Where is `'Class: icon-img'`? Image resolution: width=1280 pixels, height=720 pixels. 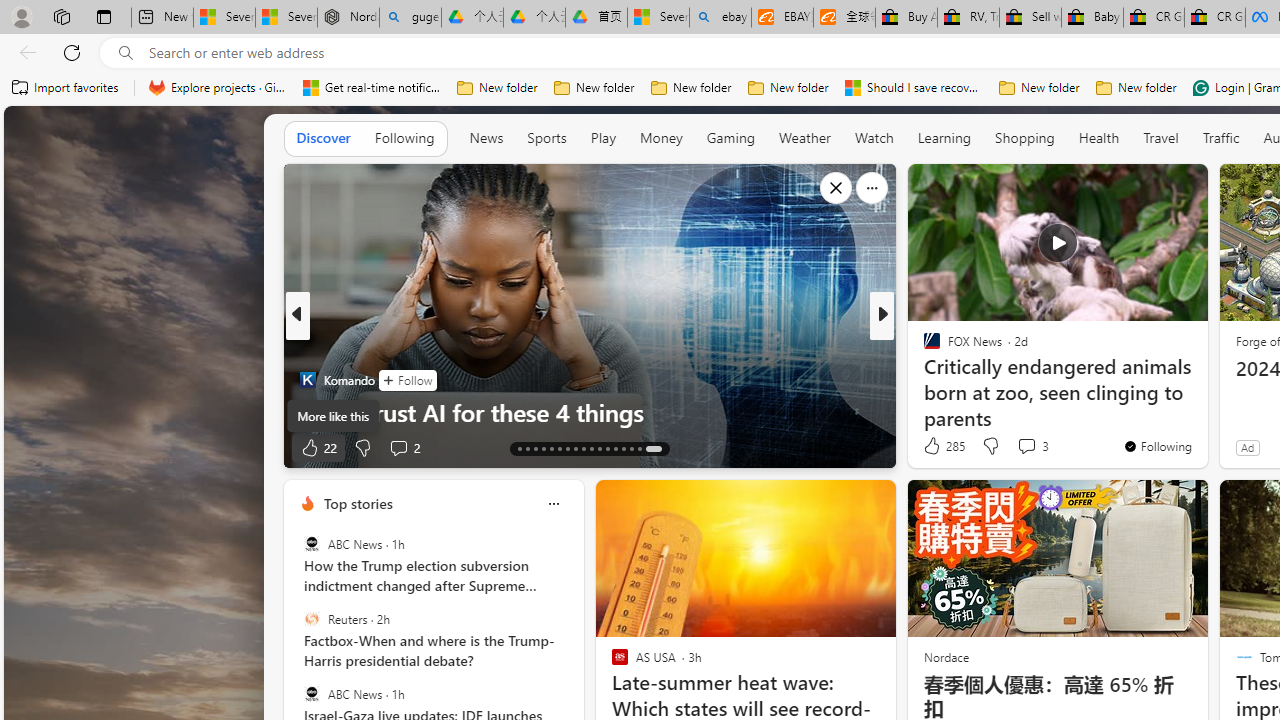 'Class: icon-img' is located at coordinates (553, 502).